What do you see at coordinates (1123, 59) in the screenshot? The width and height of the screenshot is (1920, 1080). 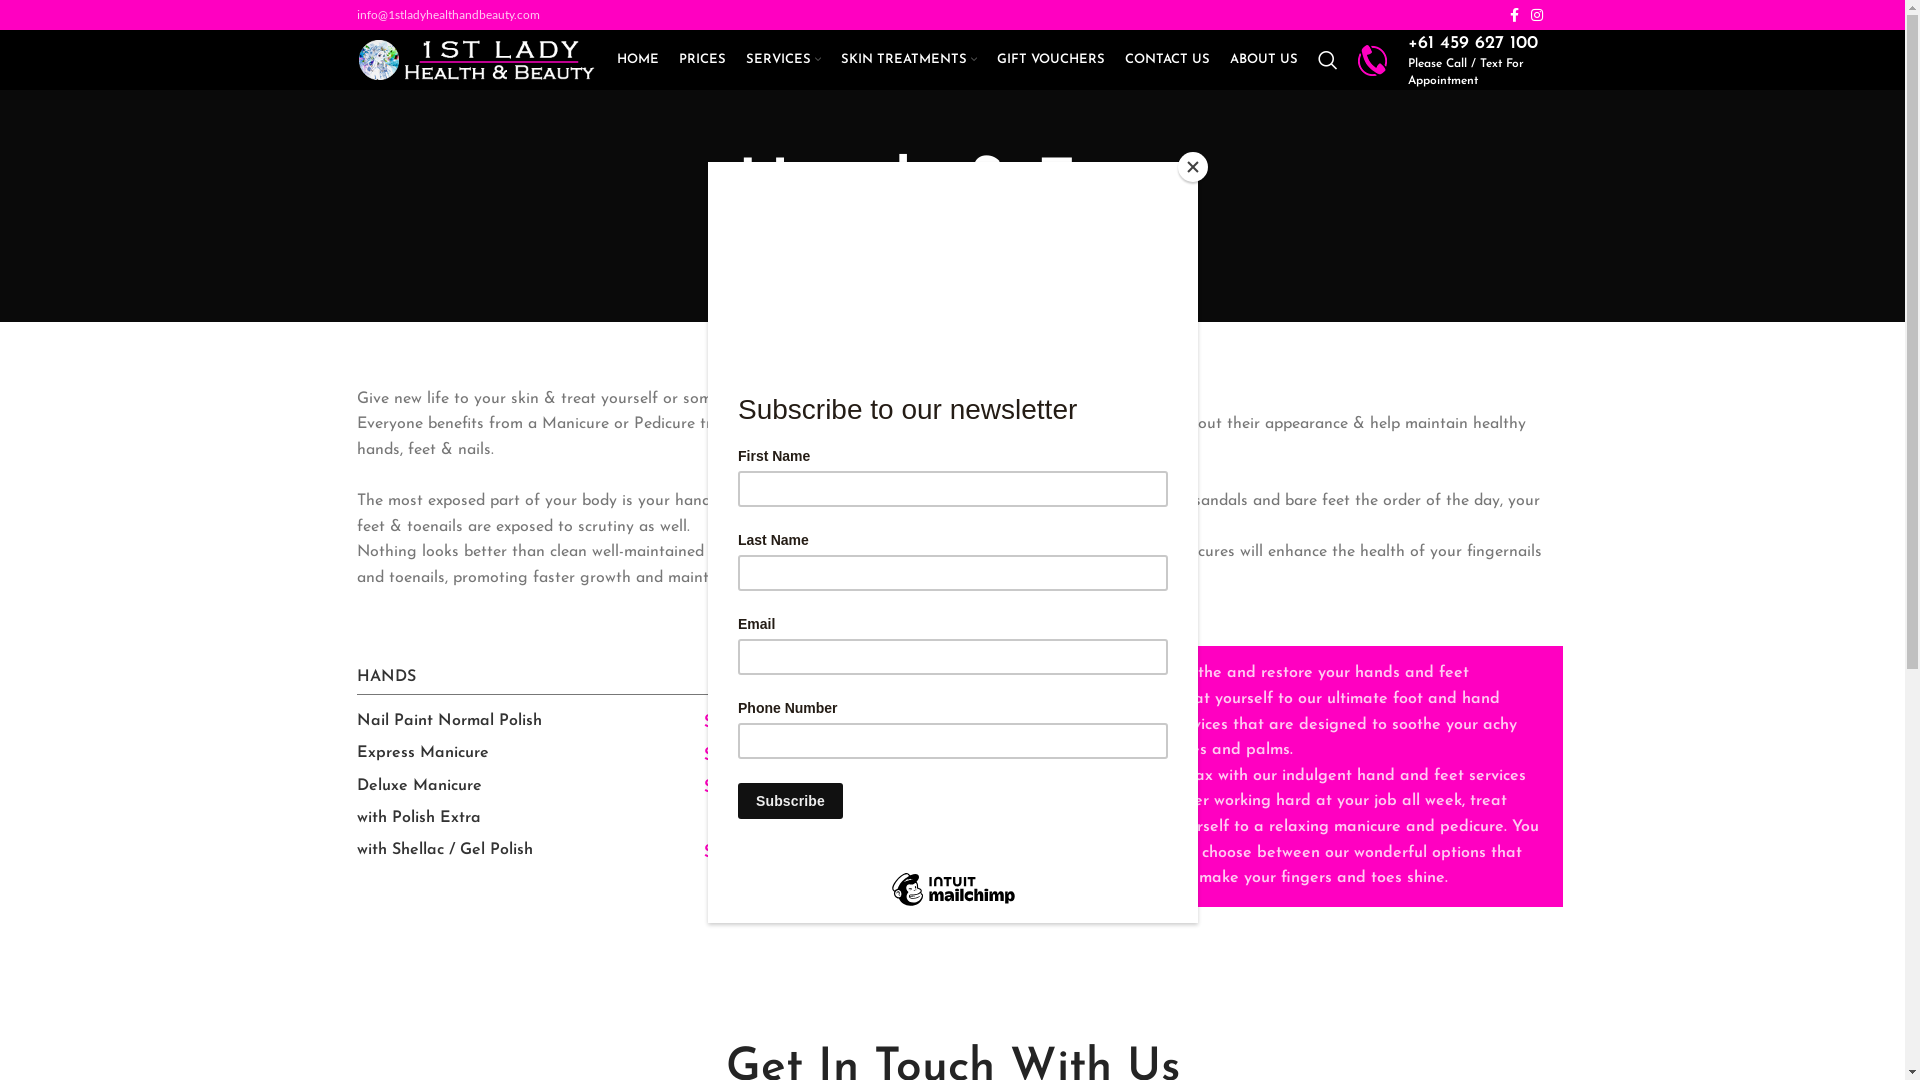 I see `'CONTACT US'` at bounding box center [1123, 59].